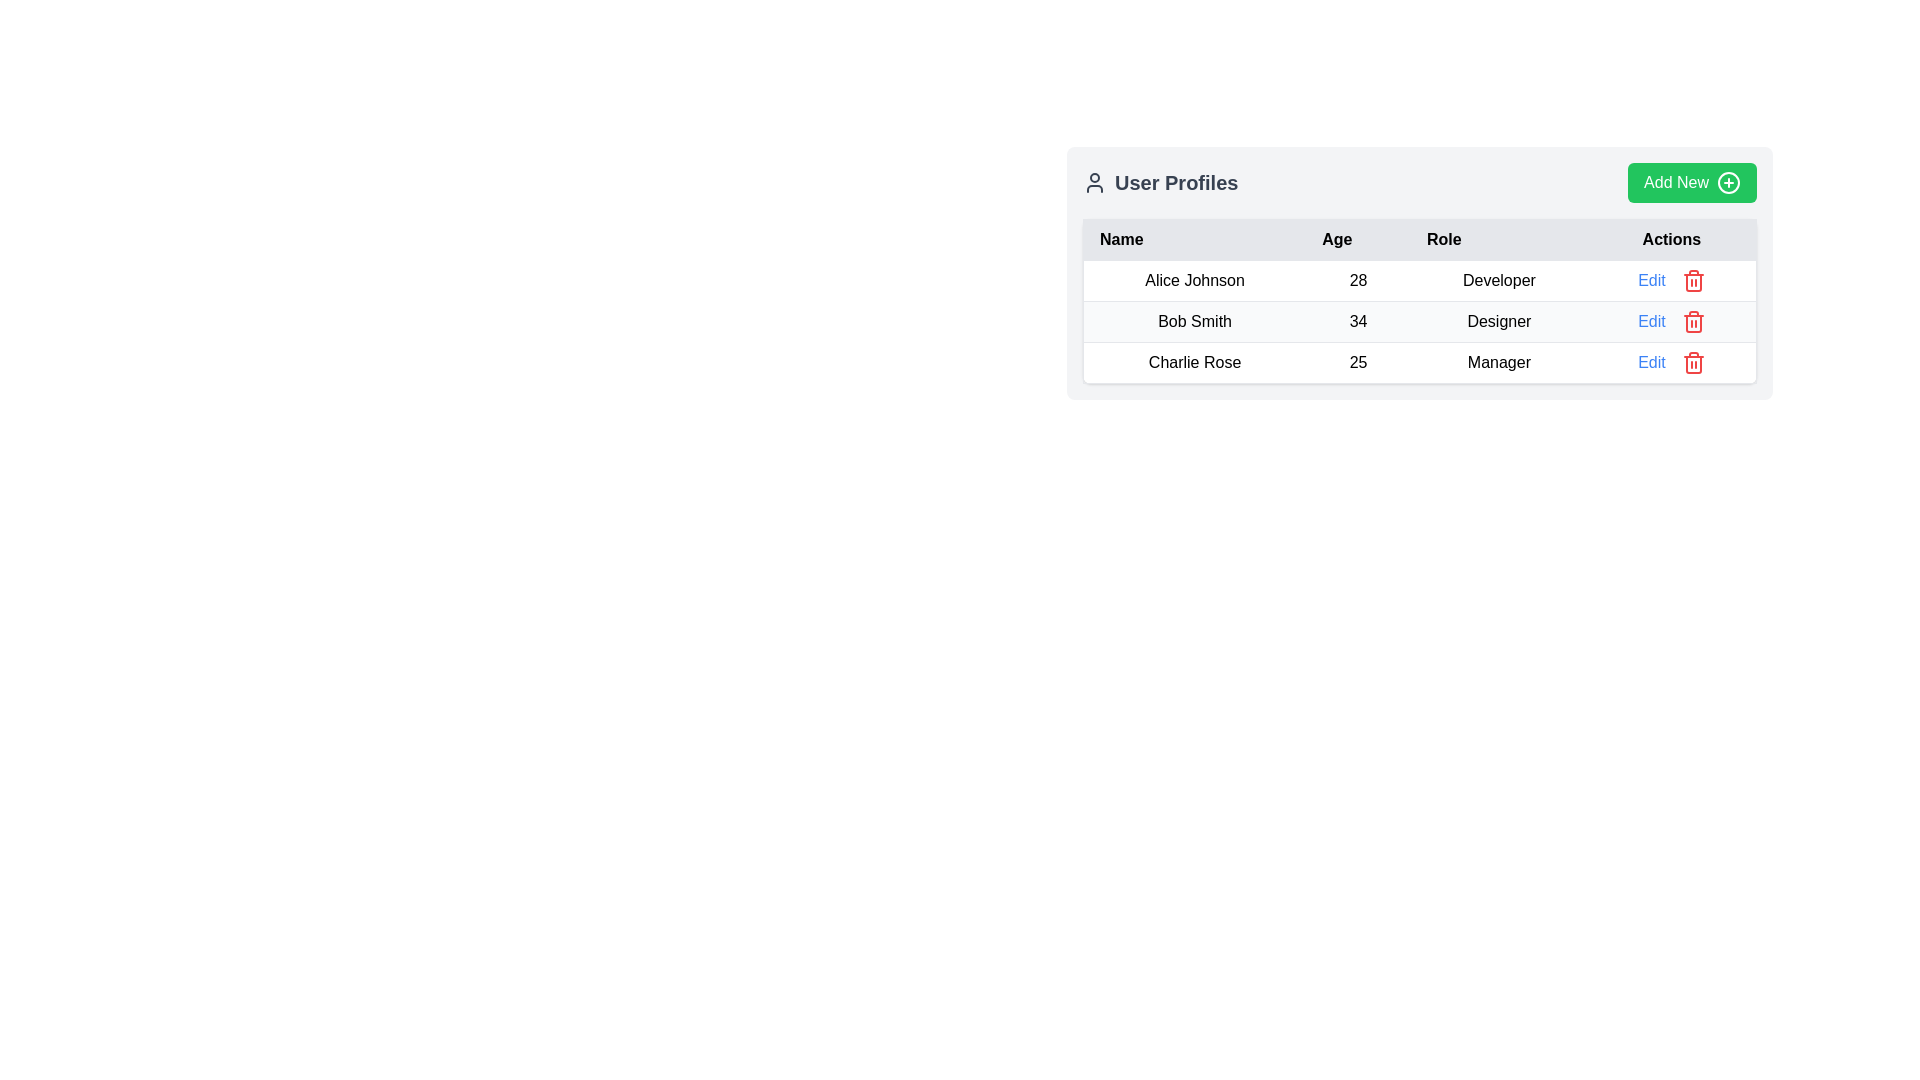  Describe the element at coordinates (1358, 281) in the screenshot. I see `the static text element displaying '28' in the 'Age' column for the user 'Alice Johnson', which is styled as plain text and centered within its table cell` at that location.